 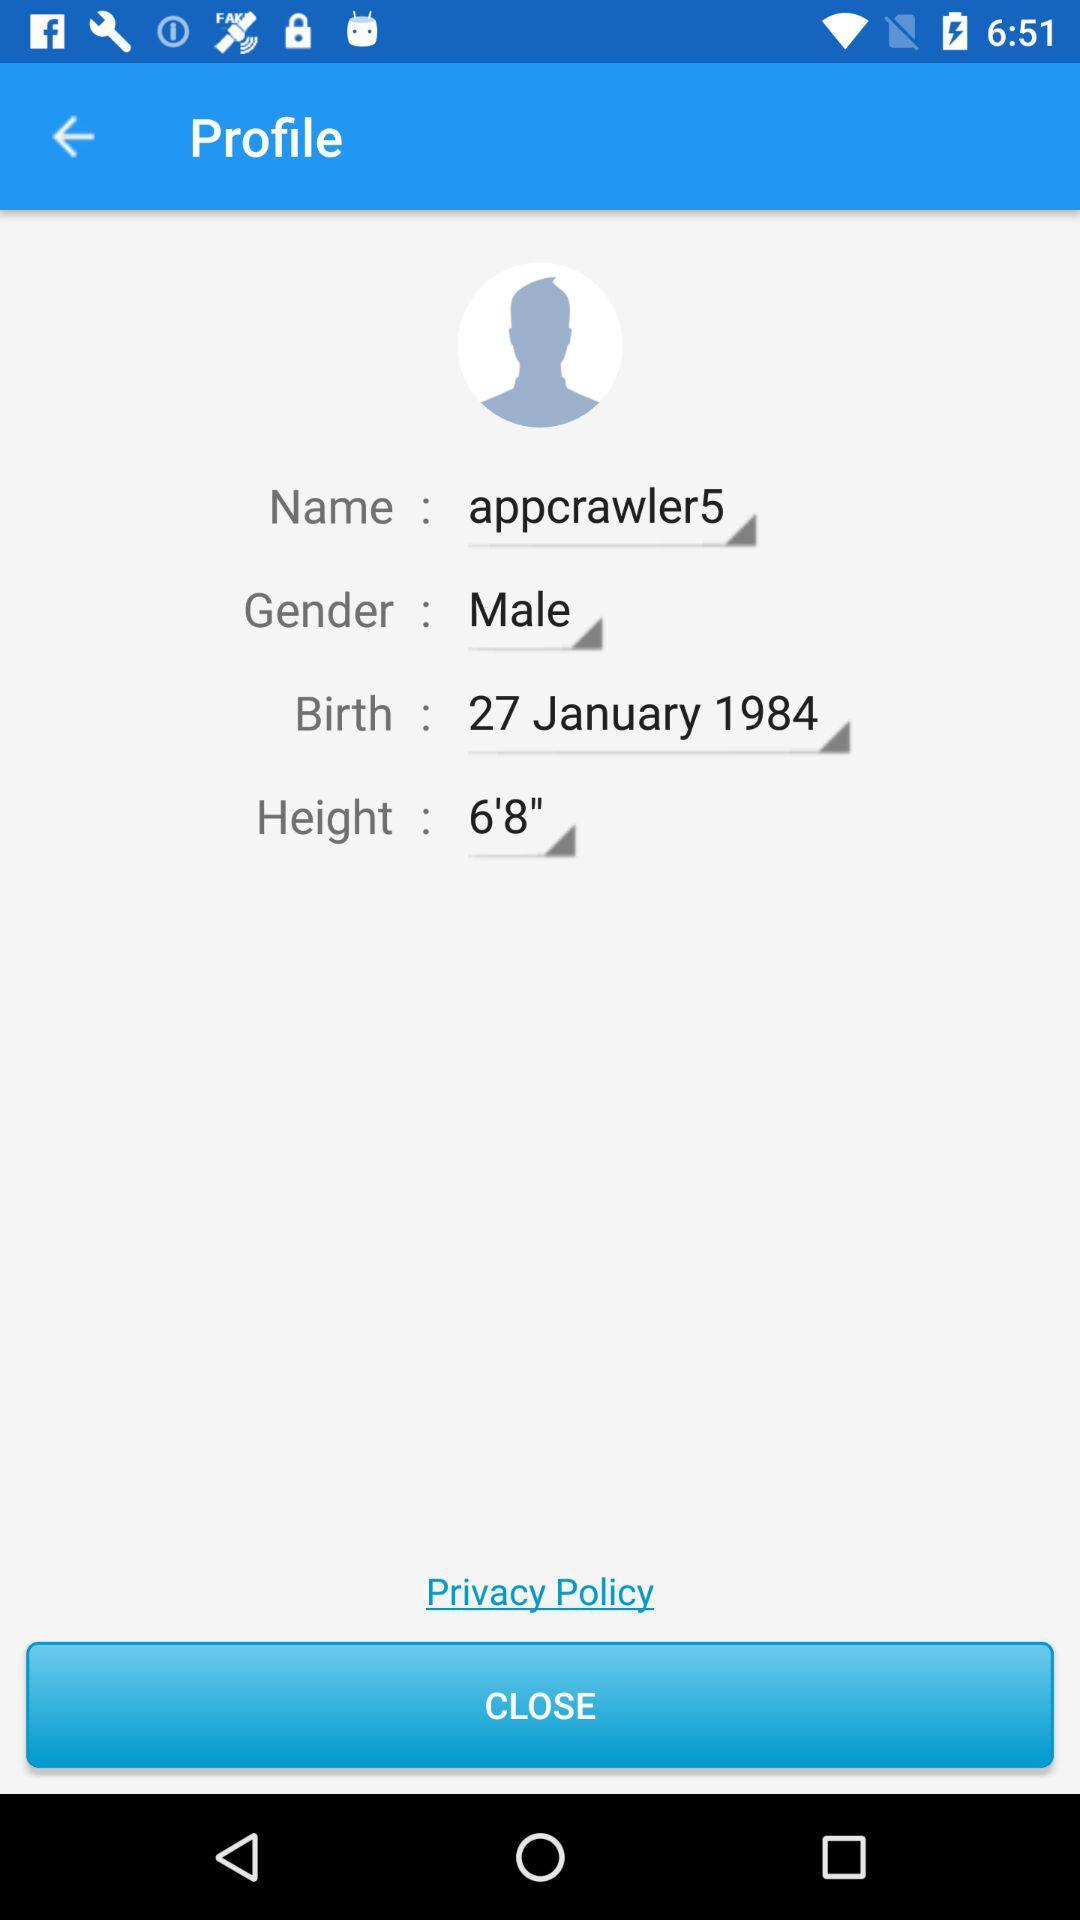 What do you see at coordinates (540, 345) in the screenshot?
I see `change profile picture` at bounding box center [540, 345].